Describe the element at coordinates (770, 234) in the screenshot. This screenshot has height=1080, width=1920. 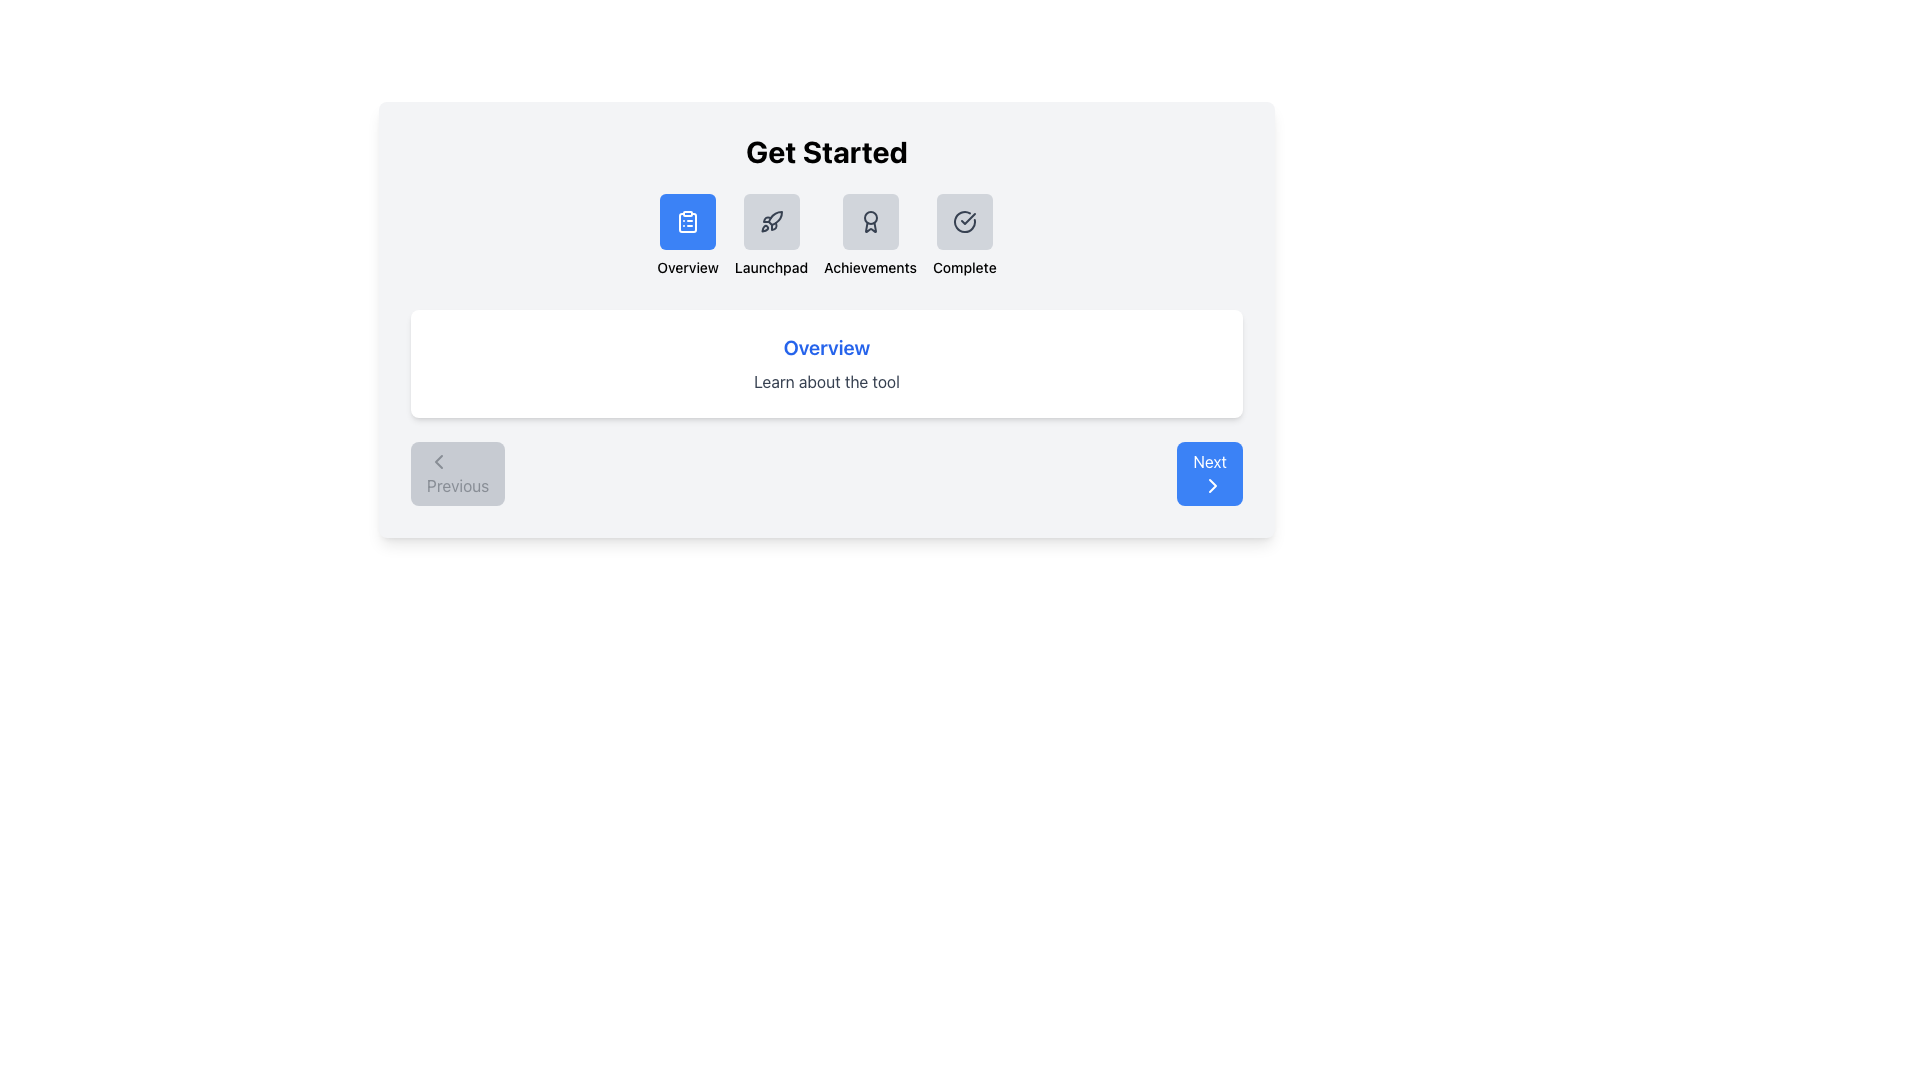
I see `the 'Launchpad' button` at that location.